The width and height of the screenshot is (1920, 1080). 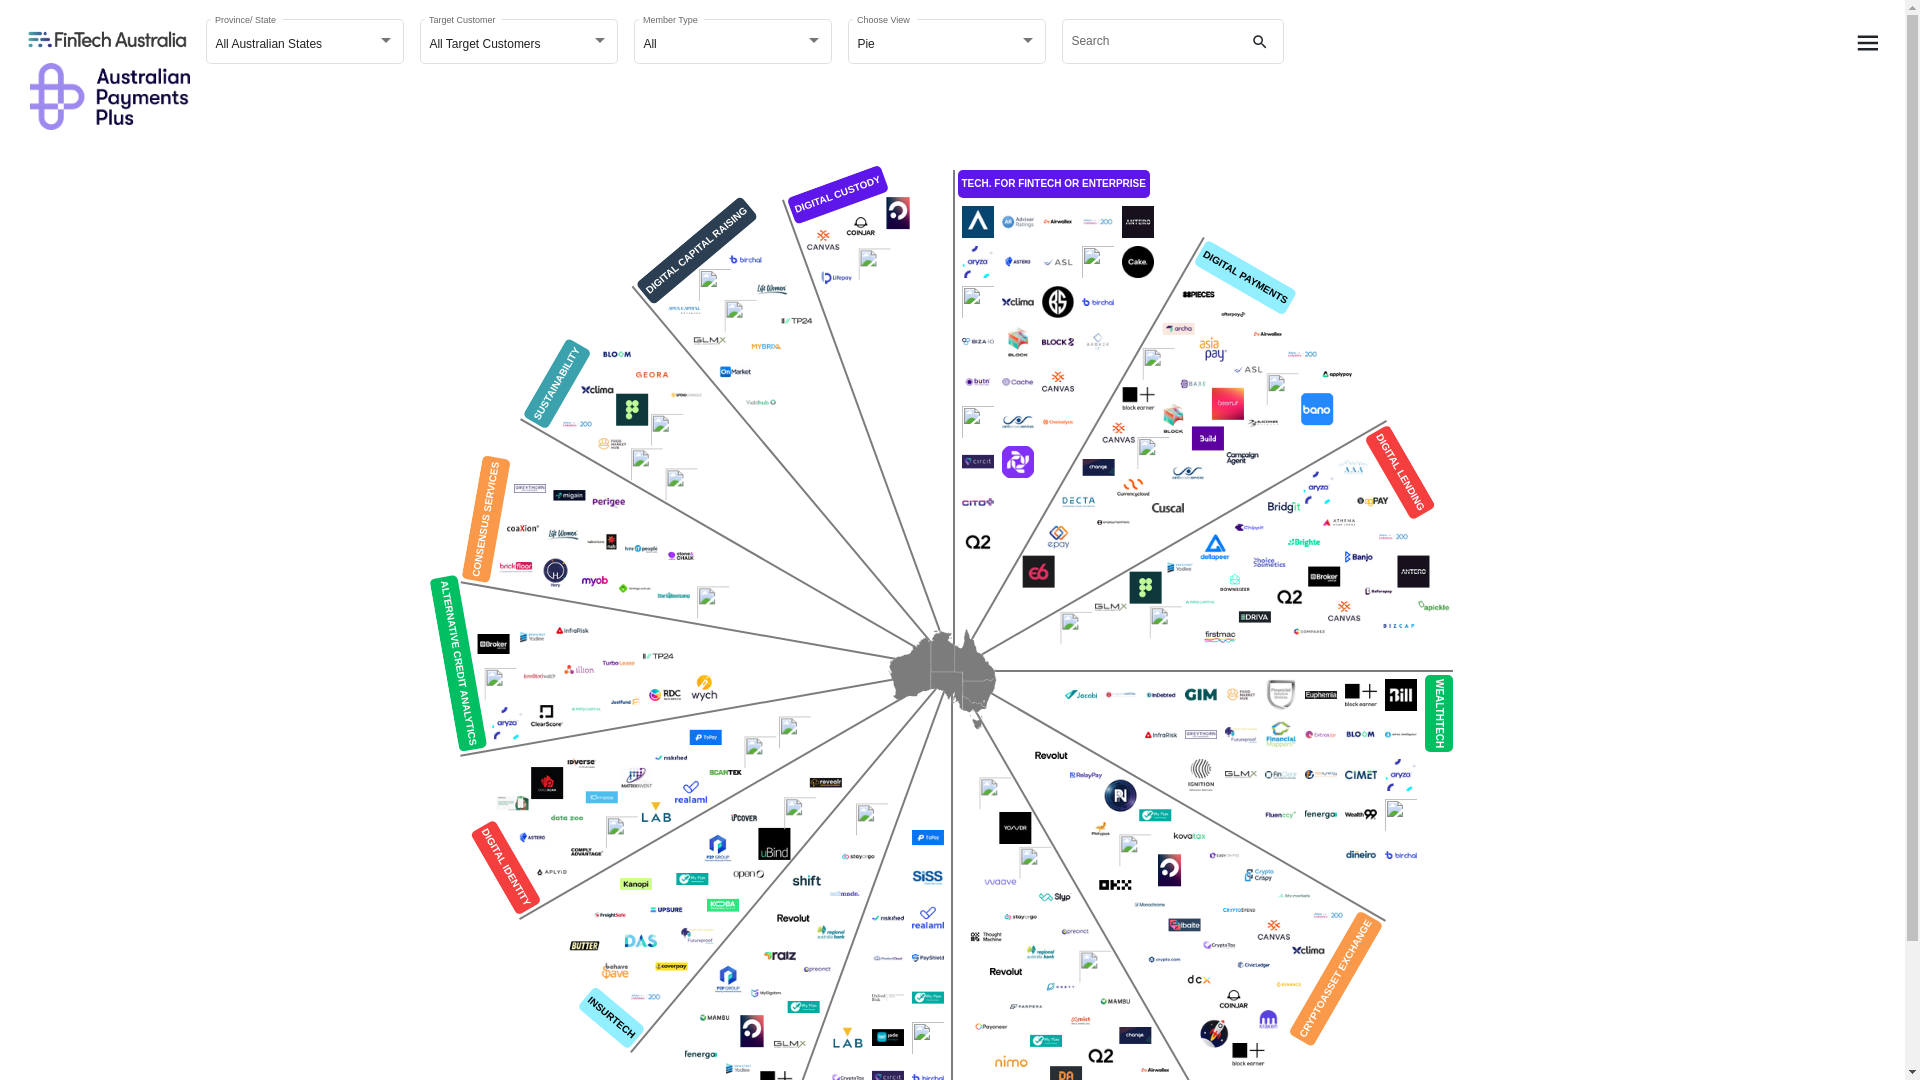 What do you see at coordinates (1113, 883) in the screenshot?
I see `'OKX'` at bounding box center [1113, 883].